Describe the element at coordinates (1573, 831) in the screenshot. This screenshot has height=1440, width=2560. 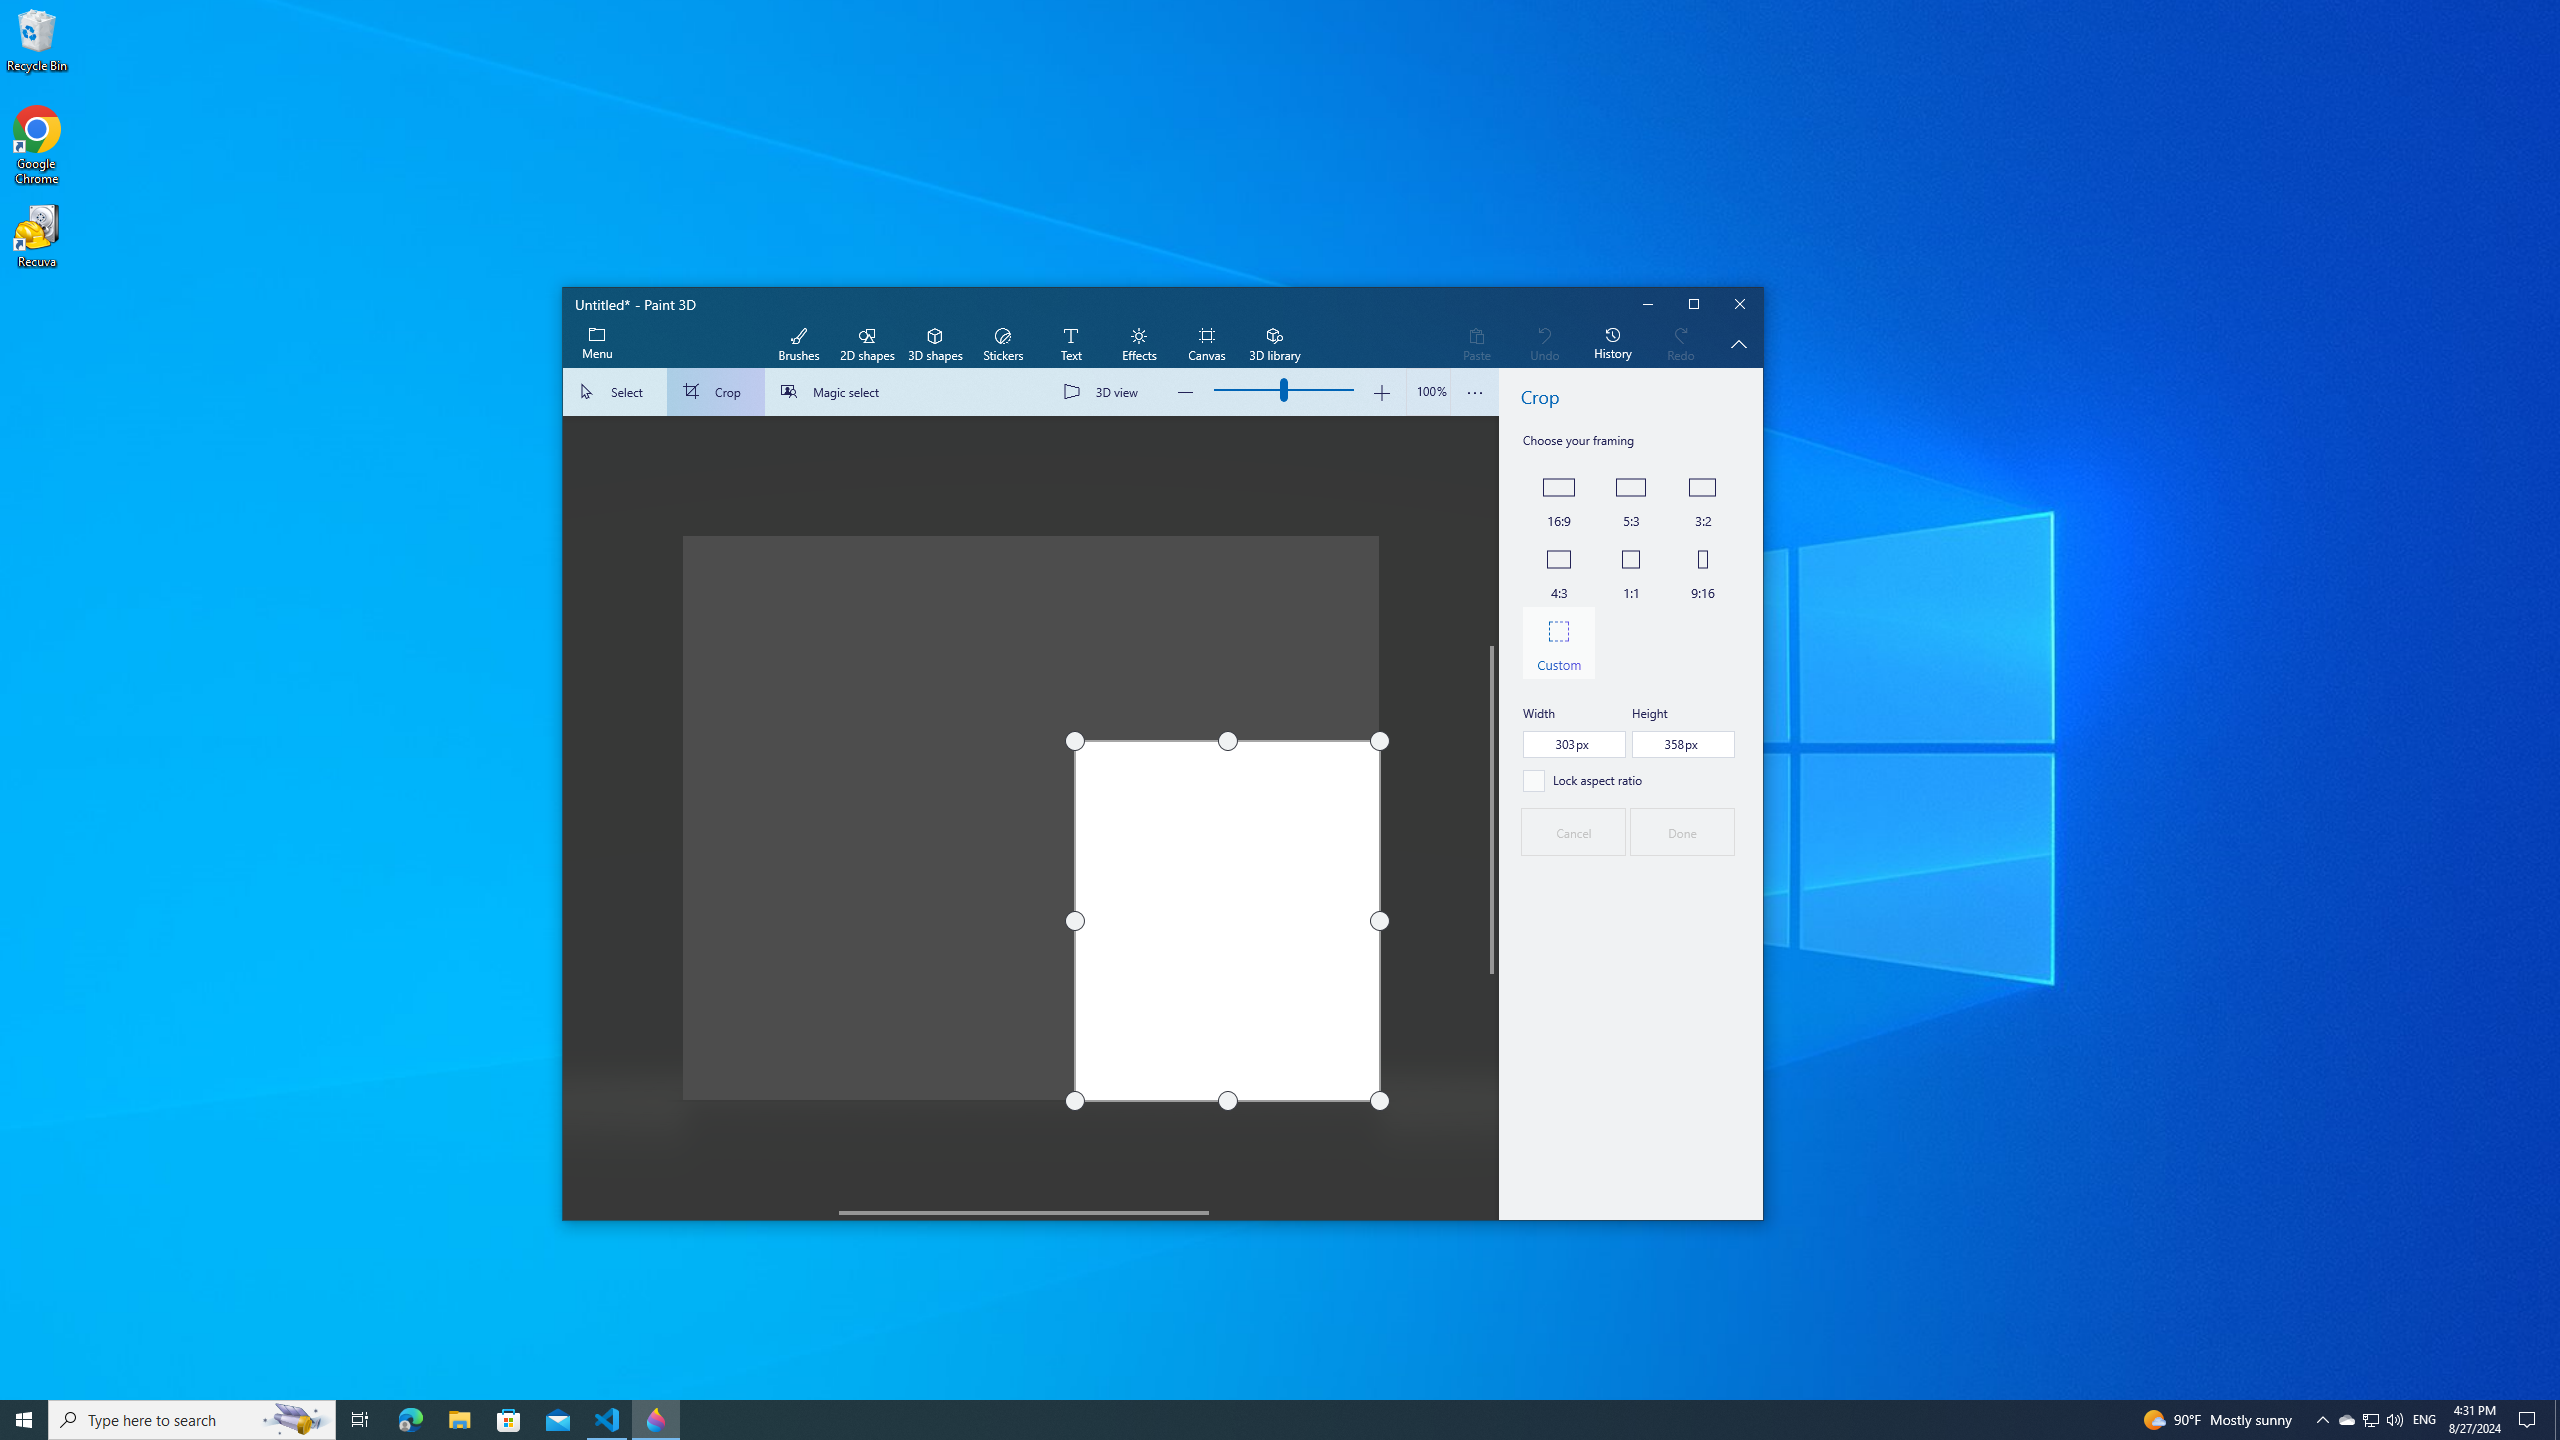
I see `'Cancel'` at that location.